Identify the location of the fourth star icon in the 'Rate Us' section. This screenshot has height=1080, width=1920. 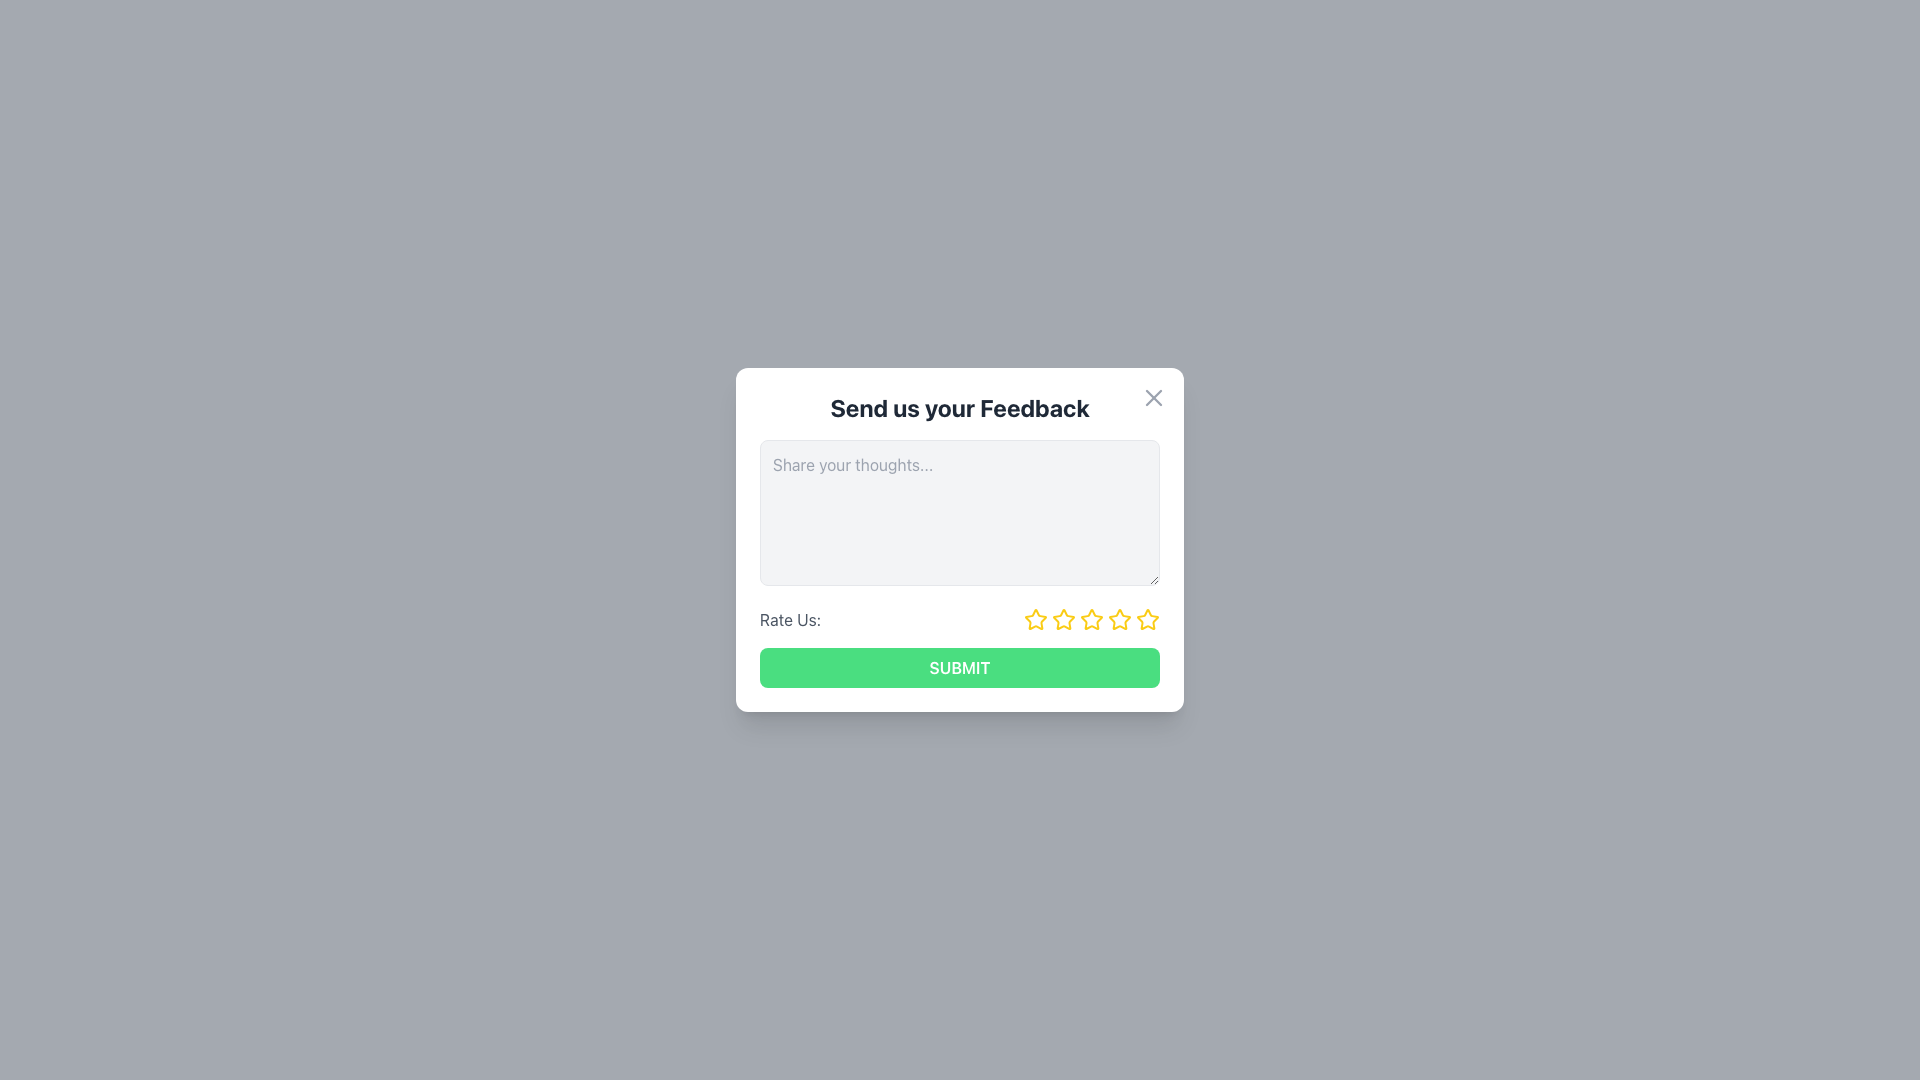
(1090, 618).